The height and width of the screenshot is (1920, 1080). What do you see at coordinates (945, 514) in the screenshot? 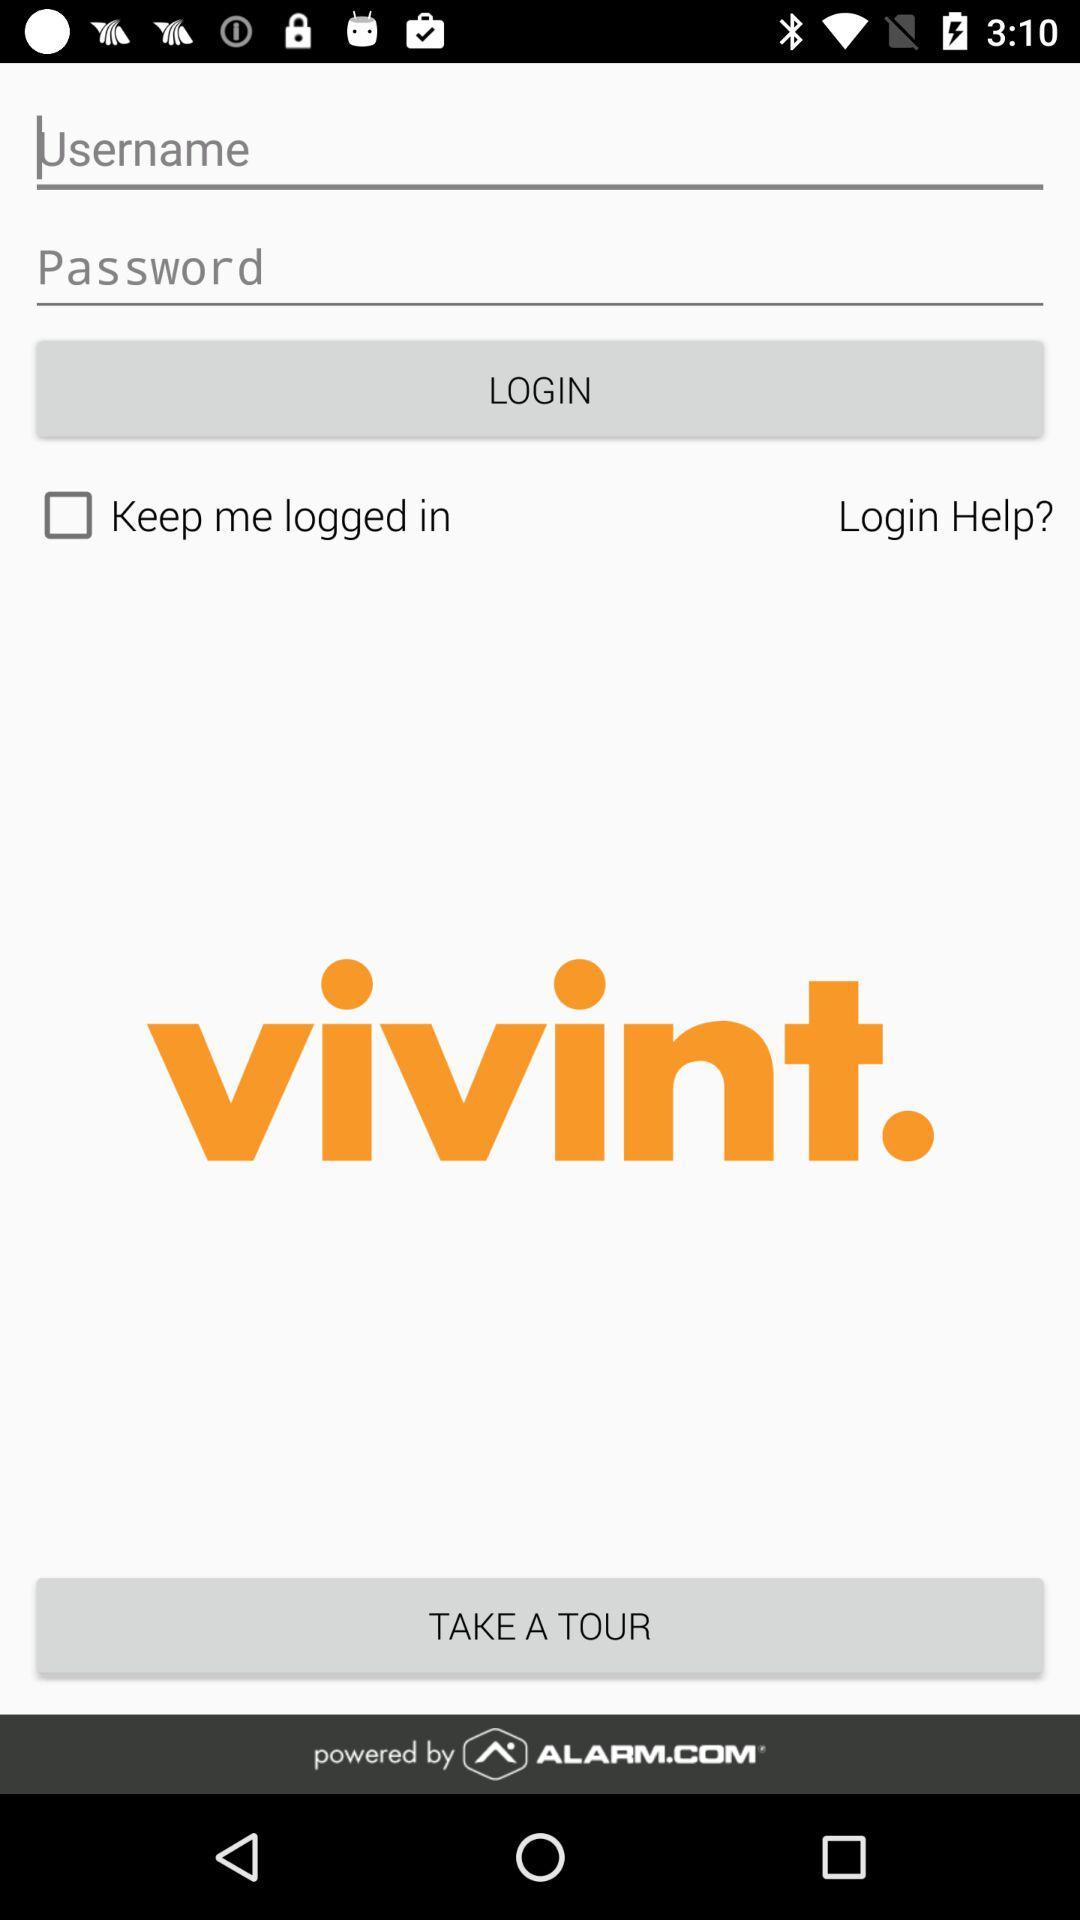
I see `the item below login icon` at bounding box center [945, 514].